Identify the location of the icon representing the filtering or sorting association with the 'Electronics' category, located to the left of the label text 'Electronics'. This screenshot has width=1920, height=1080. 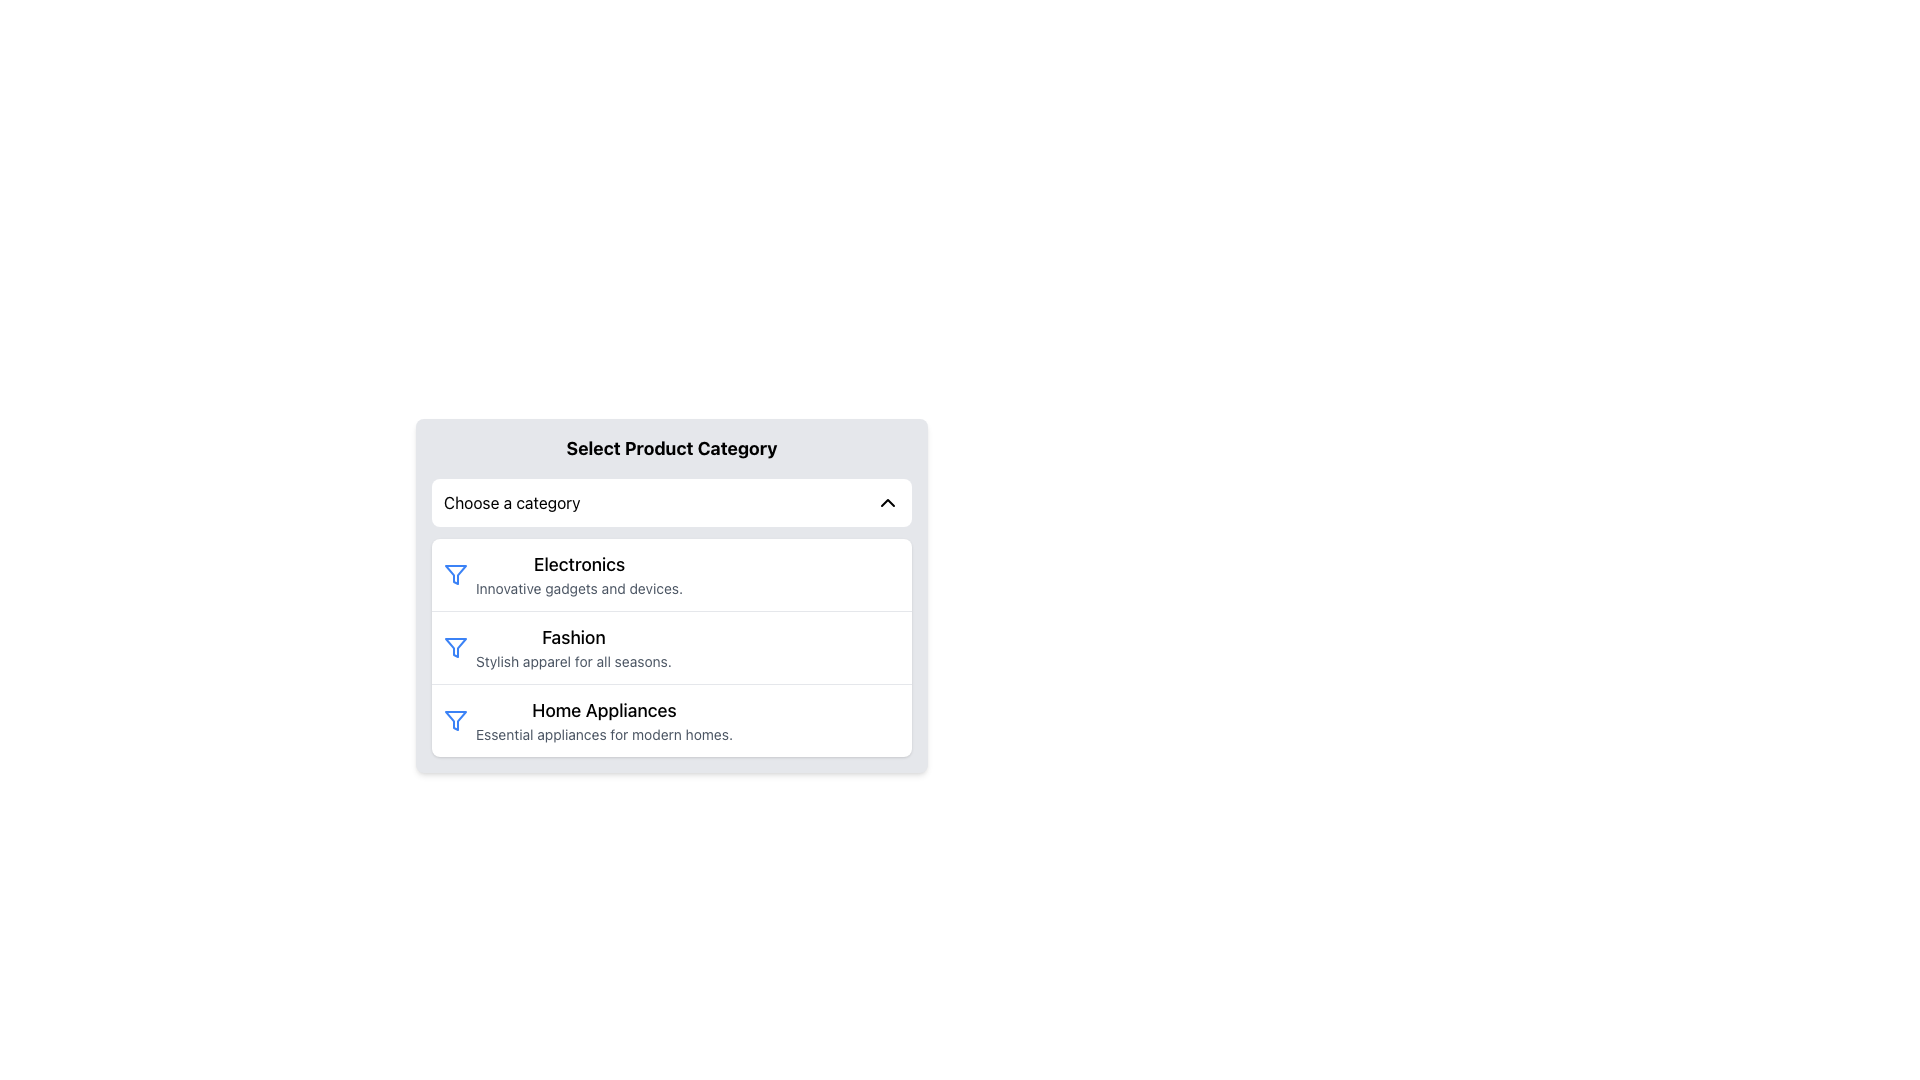
(455, 574).